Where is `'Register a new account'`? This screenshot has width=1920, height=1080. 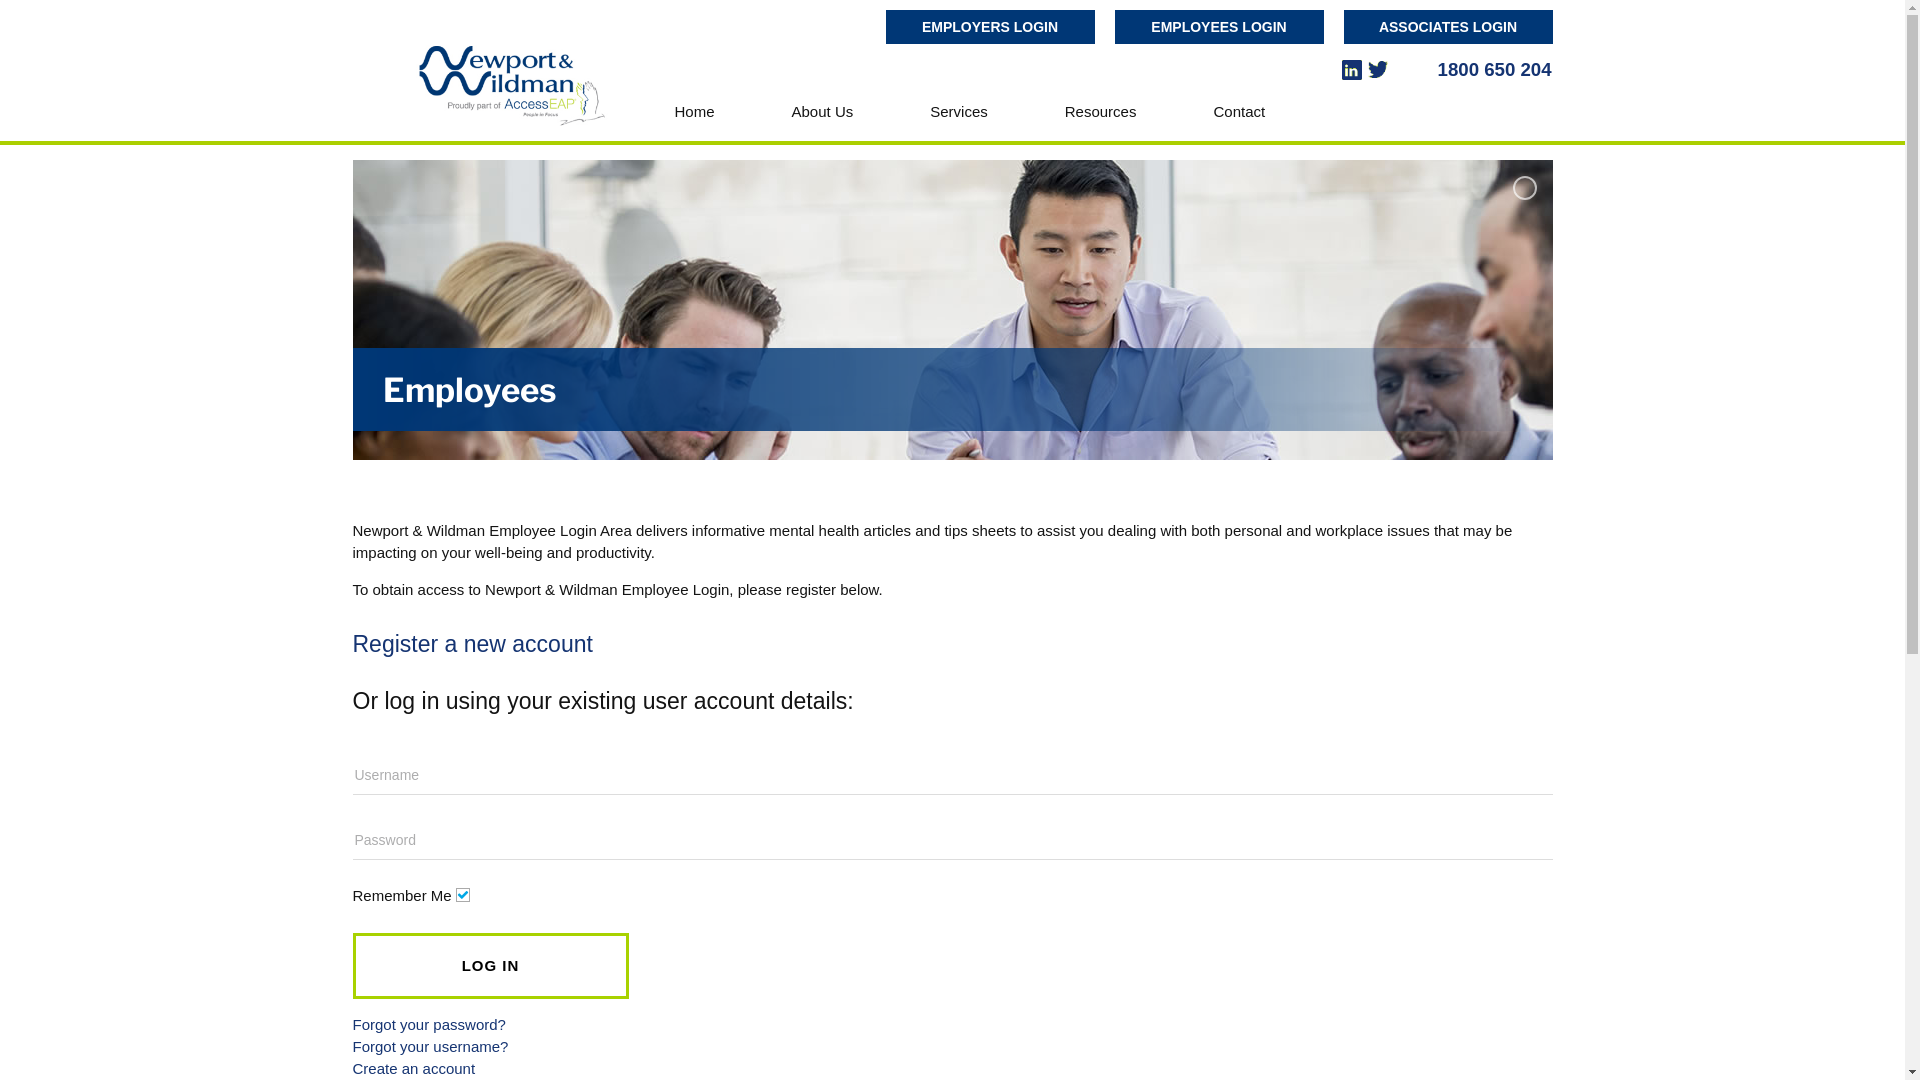
'Register a new account' is located at coordinates (470, 644).